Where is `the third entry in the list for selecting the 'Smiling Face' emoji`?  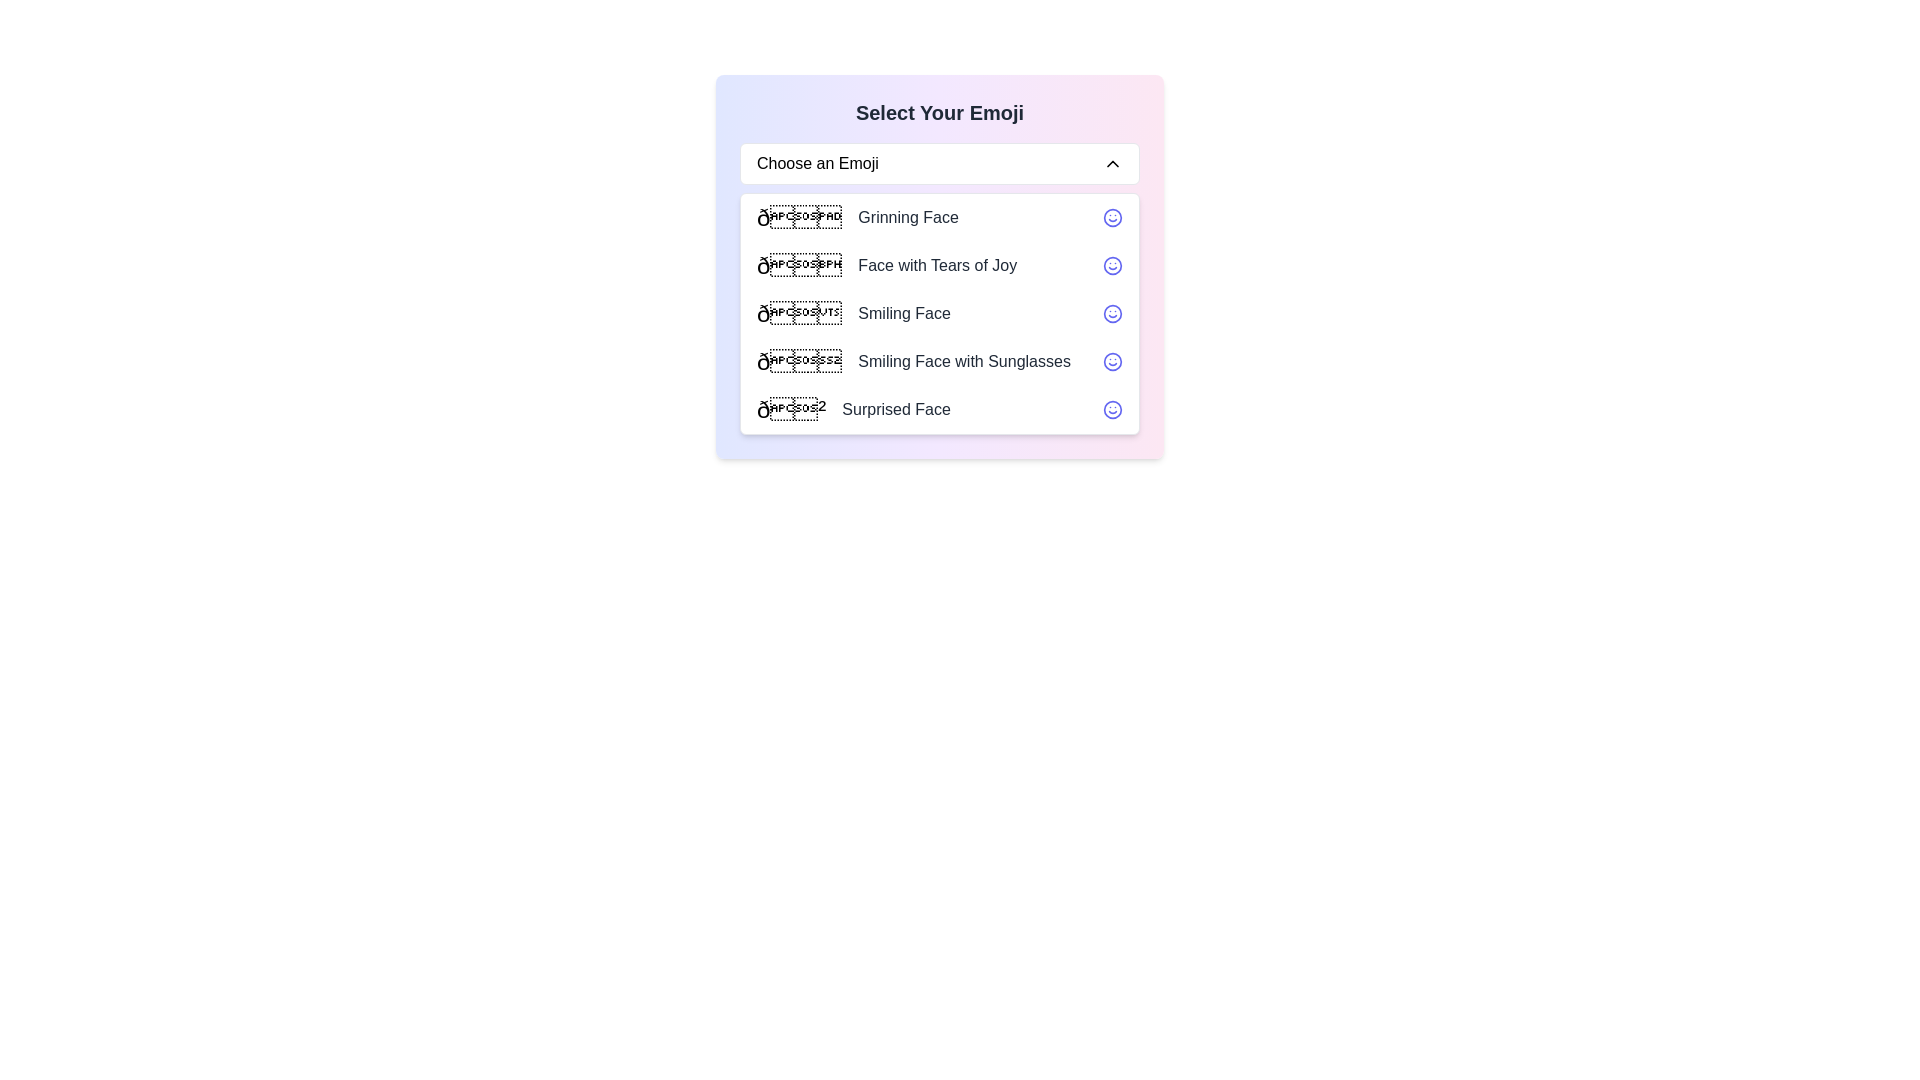
the third entry in the list for selecting the 'Smiling Face' emoji is located at coordinates (939, 313).